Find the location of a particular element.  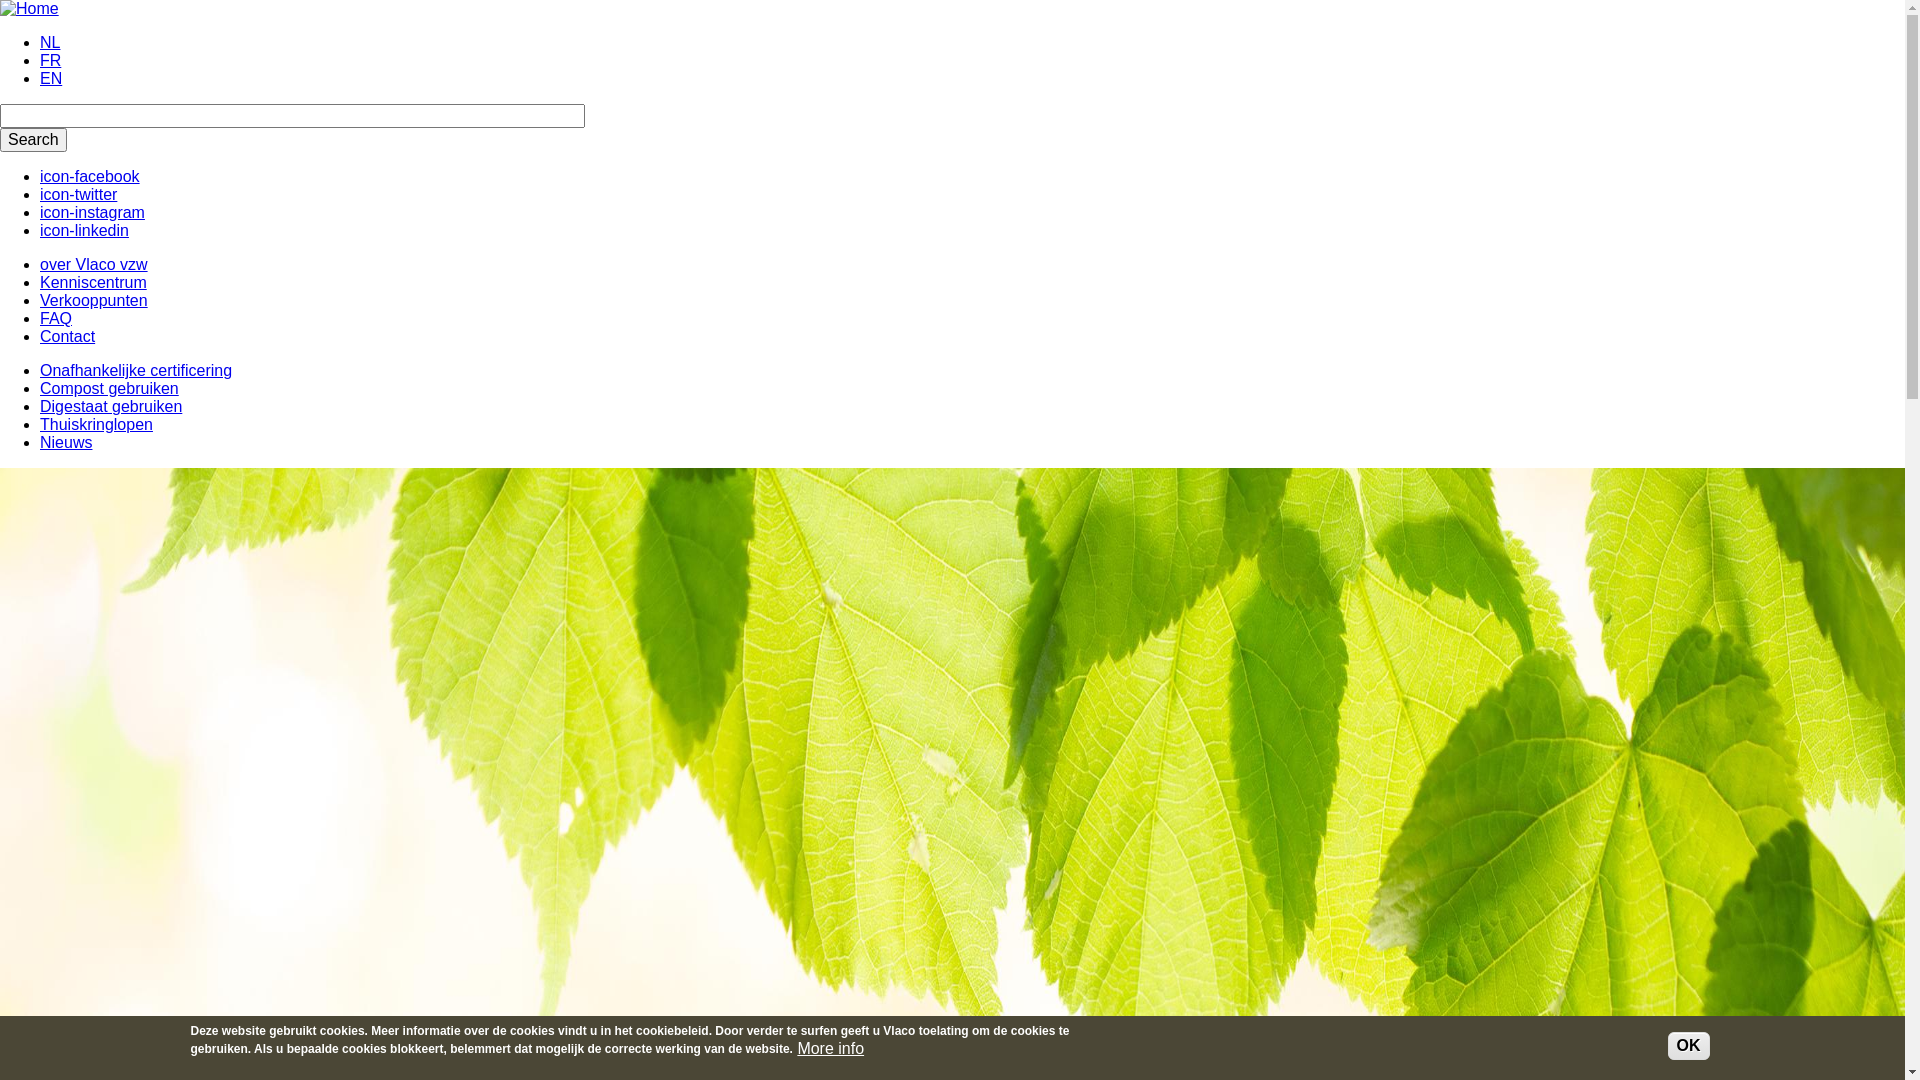

'Nieuws' is located at coordinates (39, 441).